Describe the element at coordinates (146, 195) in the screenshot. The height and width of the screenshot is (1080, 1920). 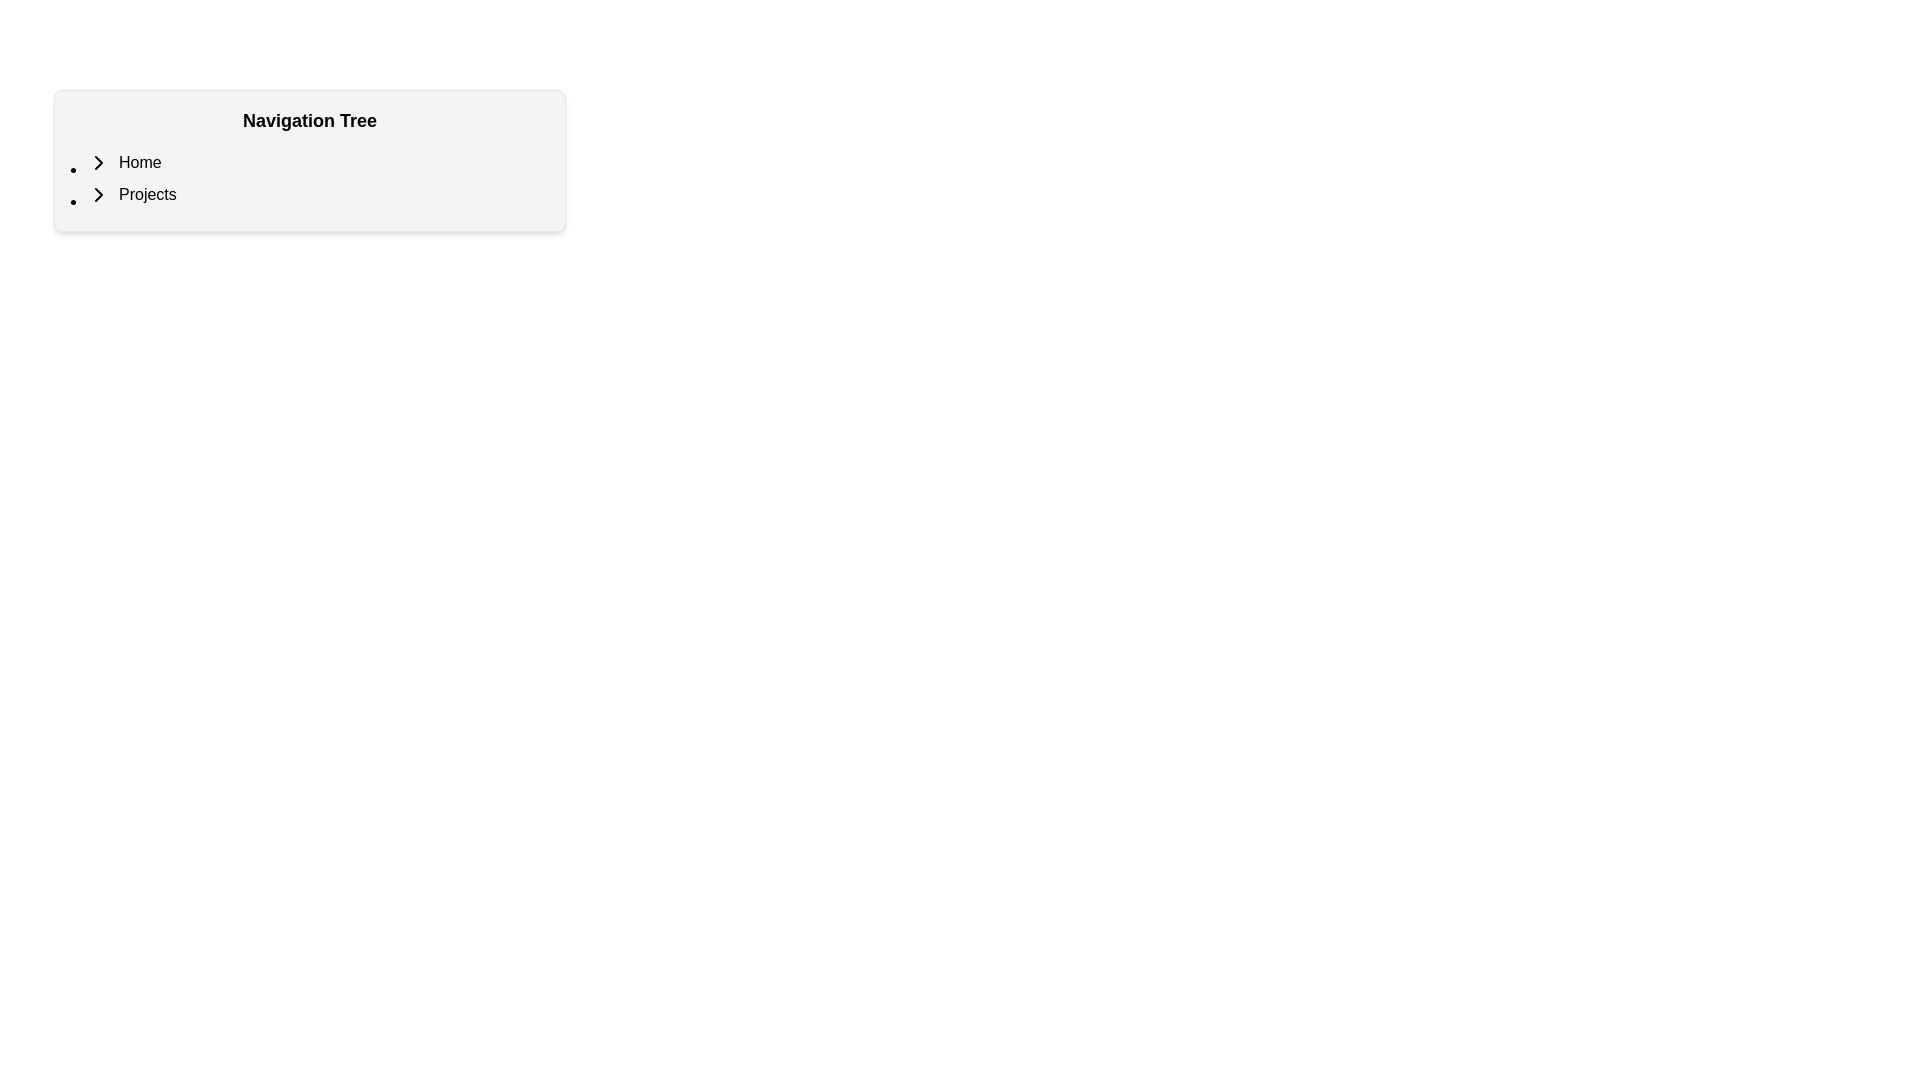
I see `the 'Projects' text label in the navigation menu` at that location.